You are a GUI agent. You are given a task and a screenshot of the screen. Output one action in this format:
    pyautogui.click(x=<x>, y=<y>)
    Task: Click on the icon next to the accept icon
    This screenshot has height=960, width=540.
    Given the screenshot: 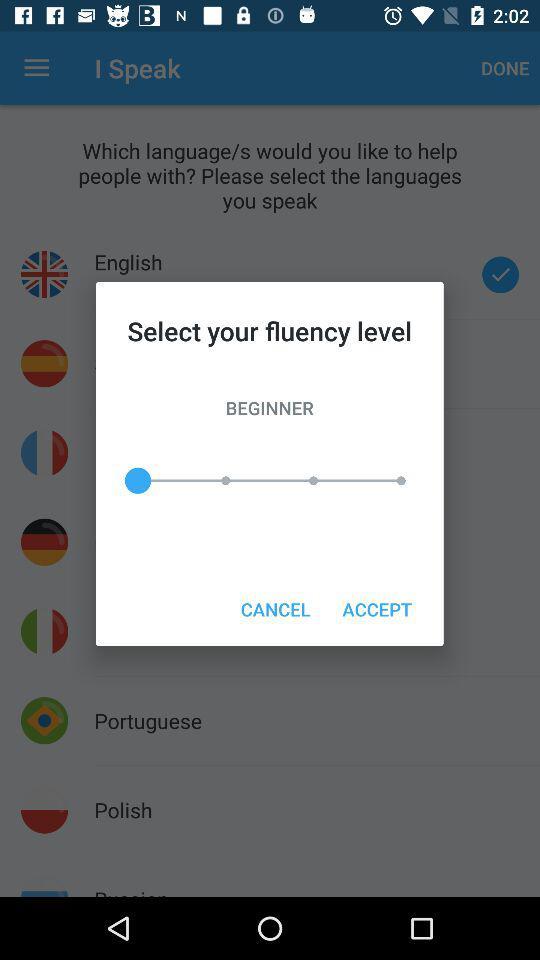 What is the action you would take?
    pyautogui.click(x=274, y=608)
    